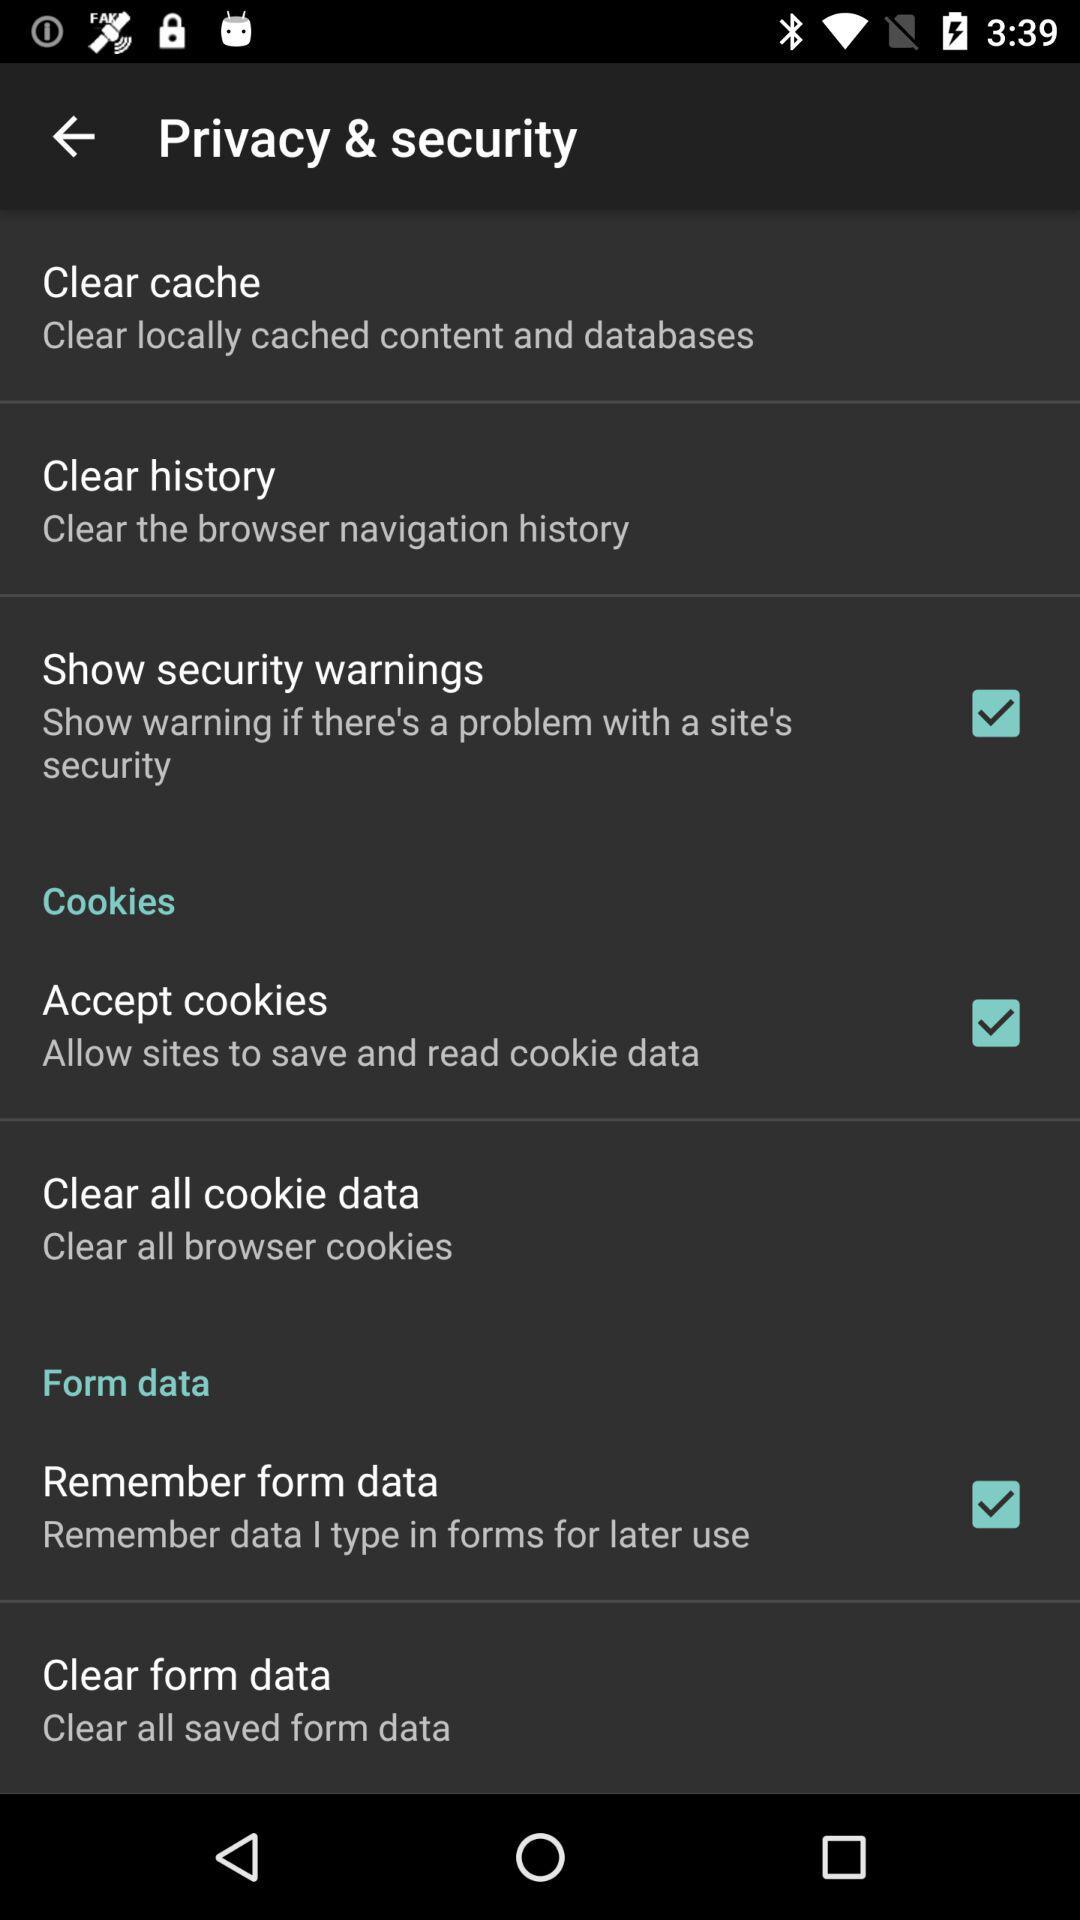 Image resolution: width=1080 pixels, height=1920 pixels. Describe the element at coordinates (185, 998) in the screenshot. I see `icon below the cookies icon` at that location.